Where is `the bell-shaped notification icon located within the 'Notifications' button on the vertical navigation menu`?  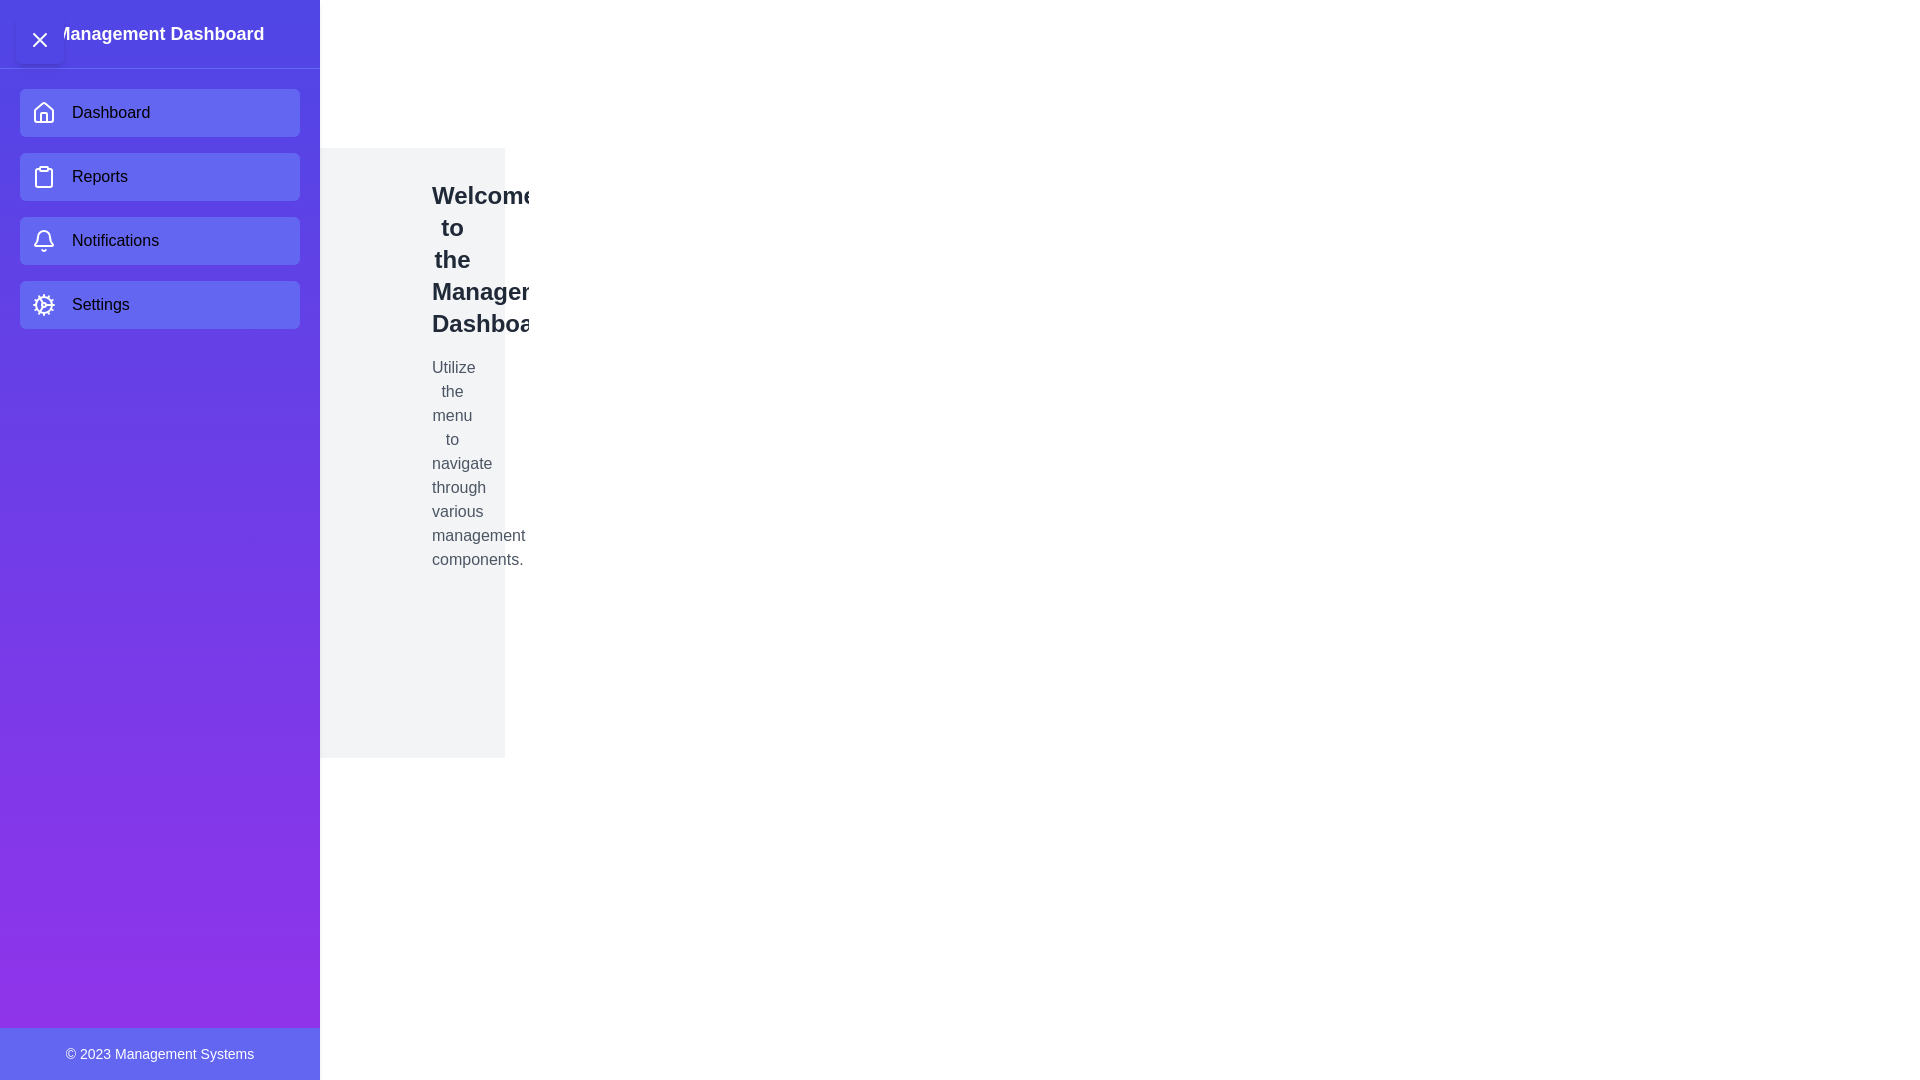 the bell-shaped notification icon located within the 'Notifications' button on the vertical navigation menu is located at coordinates (43, 239).